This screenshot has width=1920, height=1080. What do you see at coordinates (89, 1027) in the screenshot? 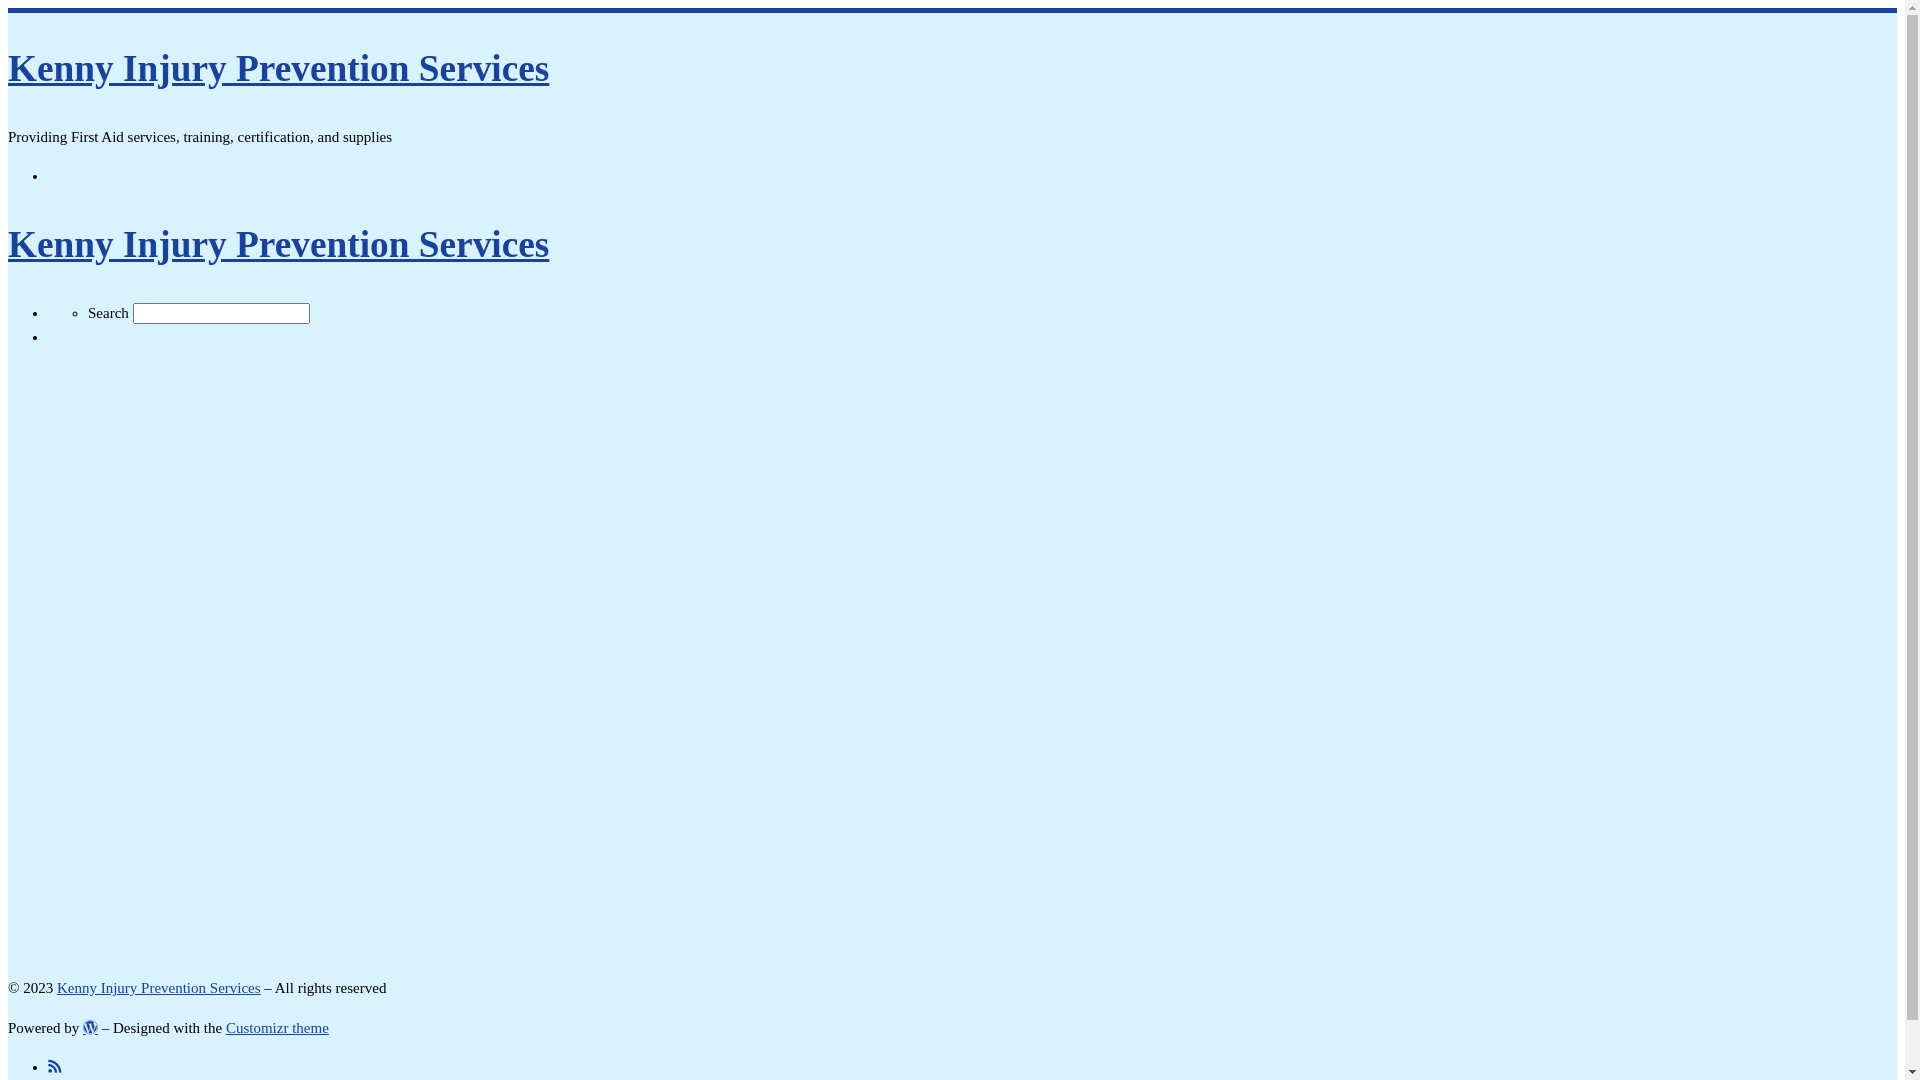
I see `'Powered by WordPress'` at bounding box center [89, 1027].